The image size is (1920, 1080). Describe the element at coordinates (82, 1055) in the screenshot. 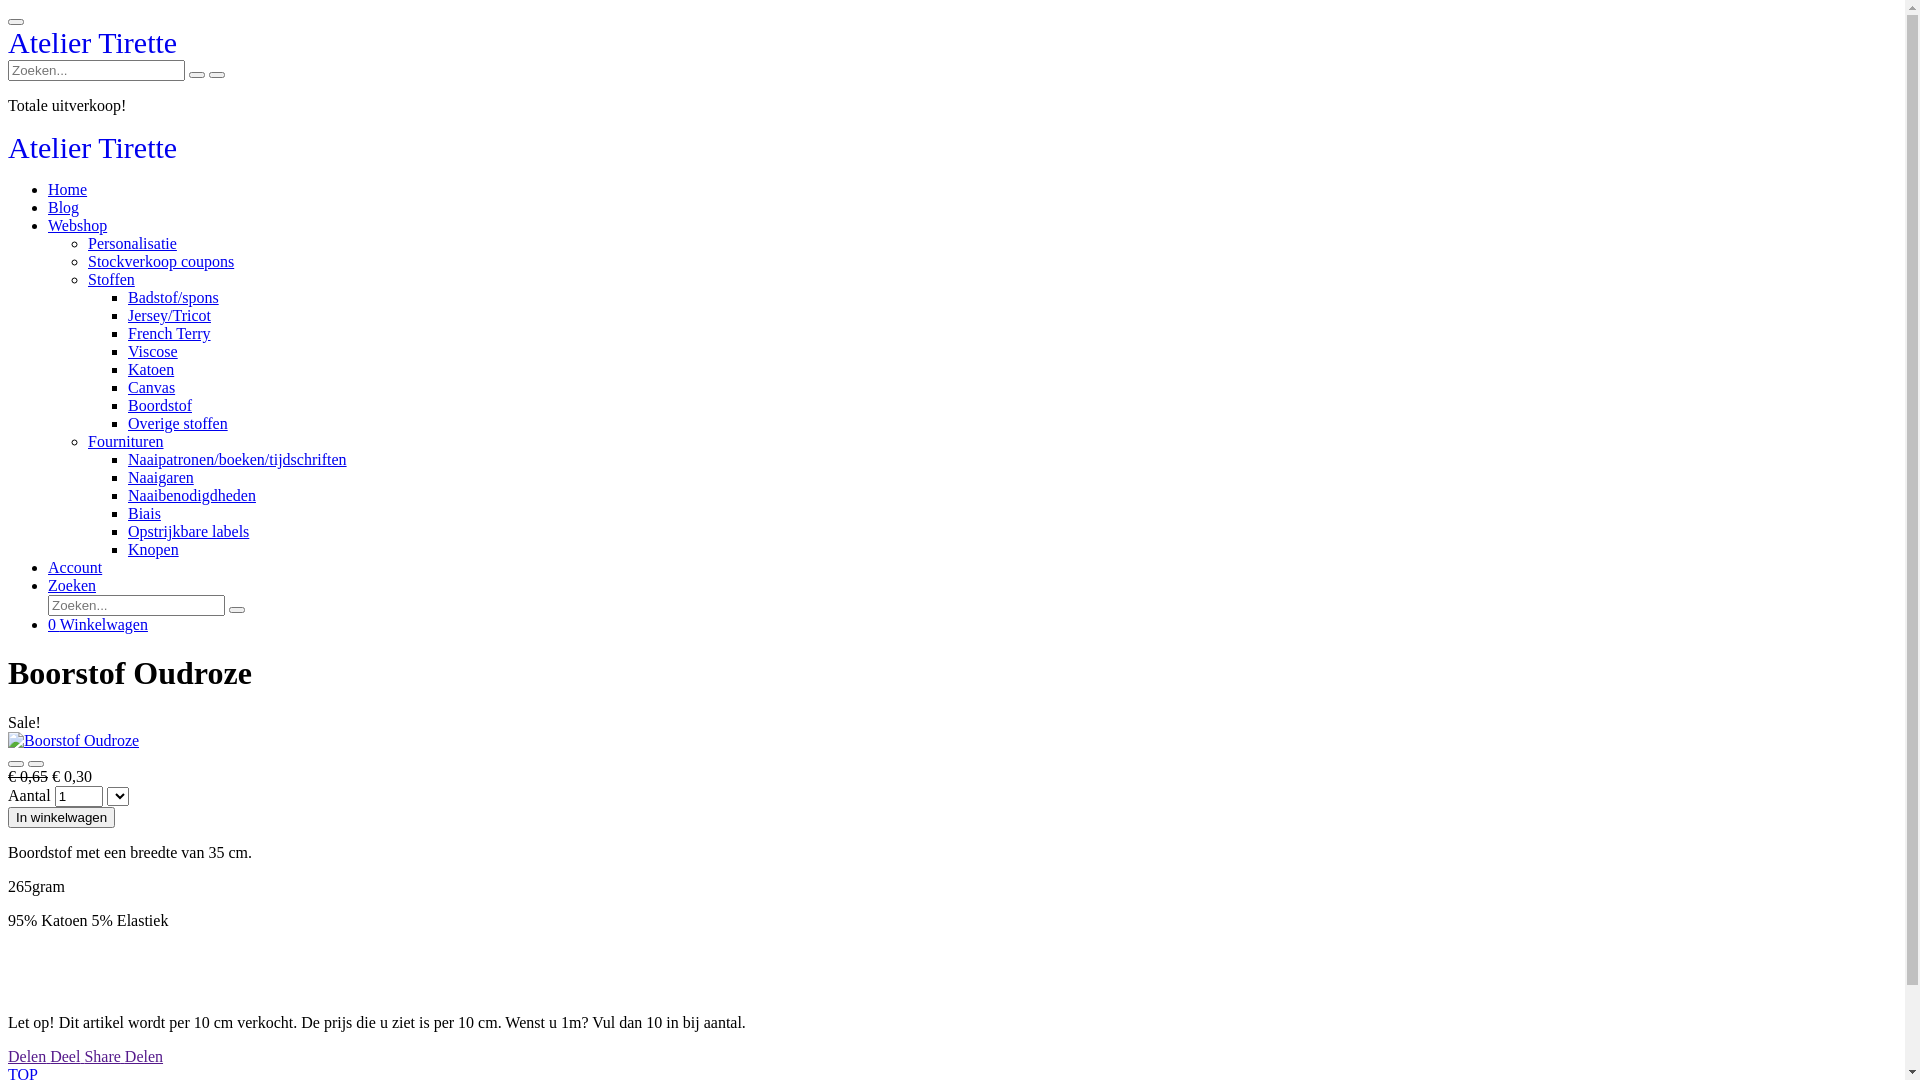

I see `'Share'` at that location.